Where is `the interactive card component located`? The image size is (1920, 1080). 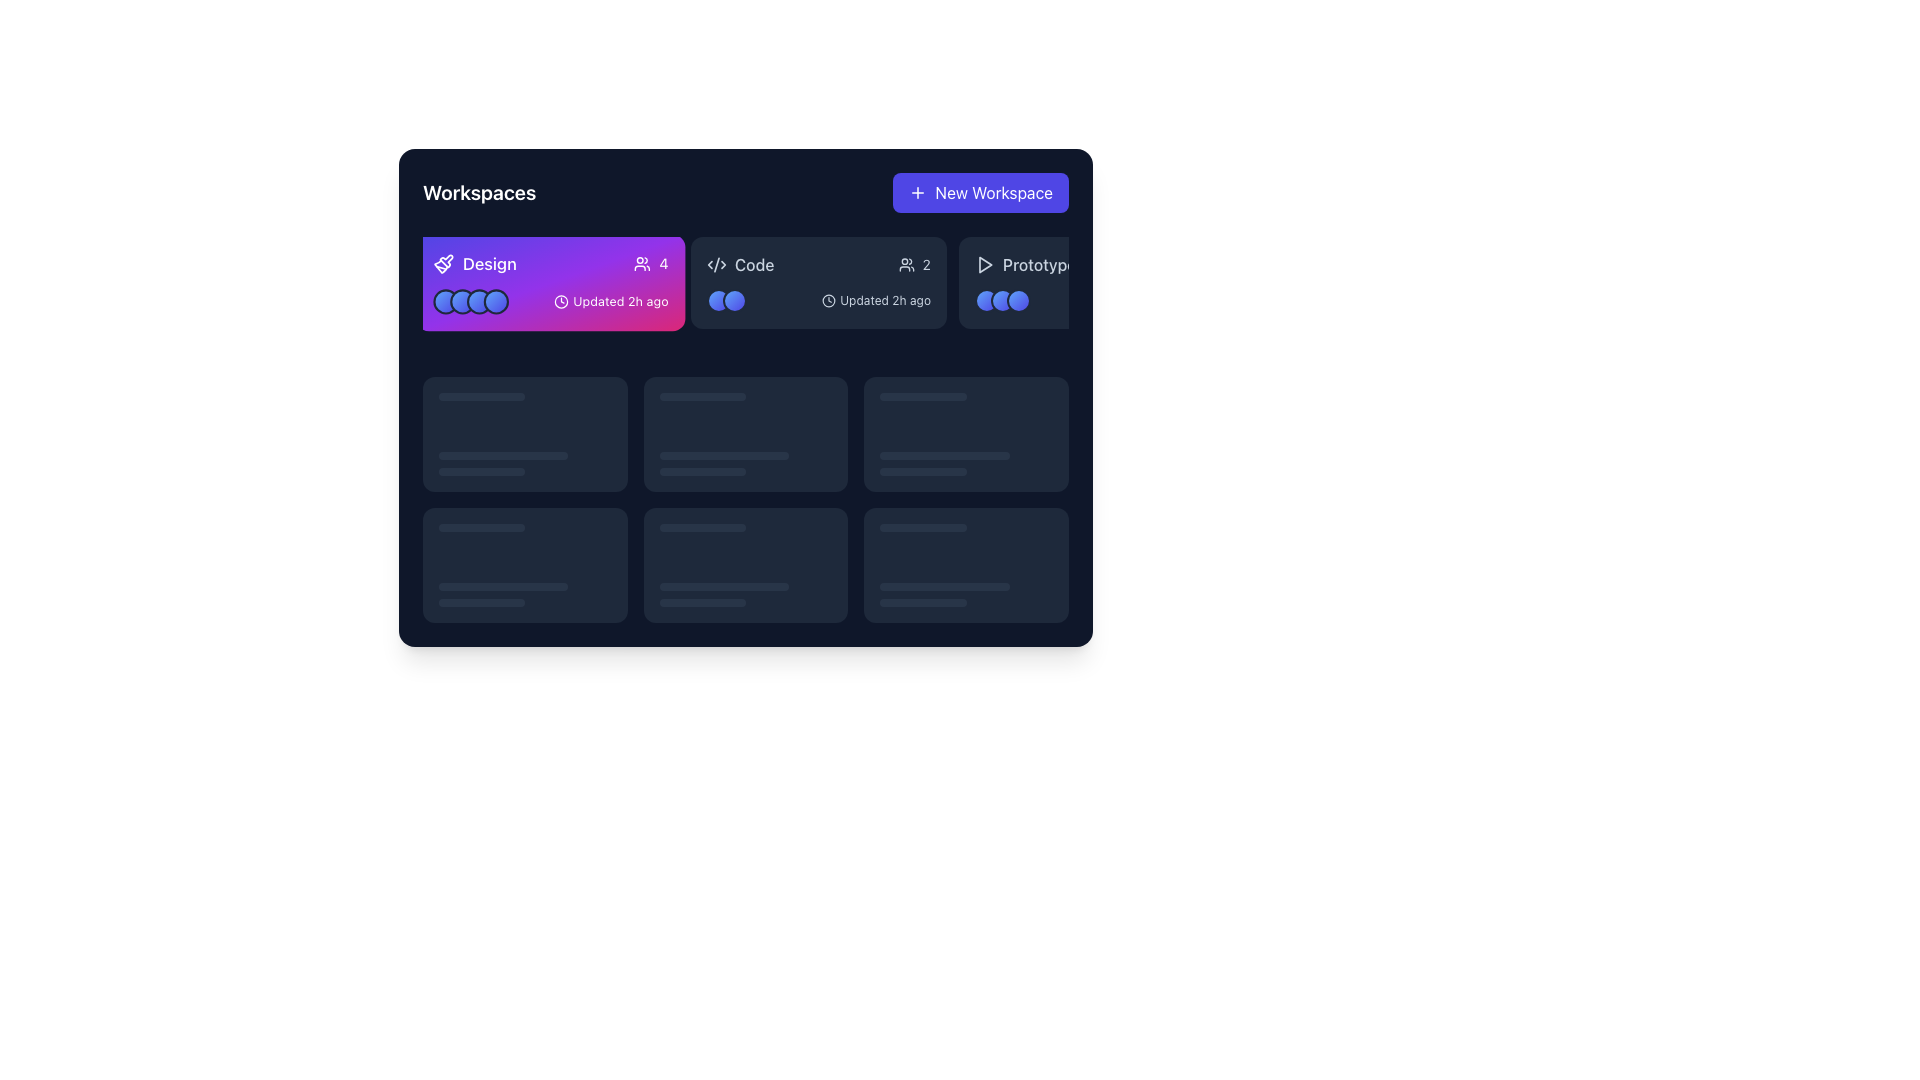 the interactive card component located is located at coordinates (525, 565).